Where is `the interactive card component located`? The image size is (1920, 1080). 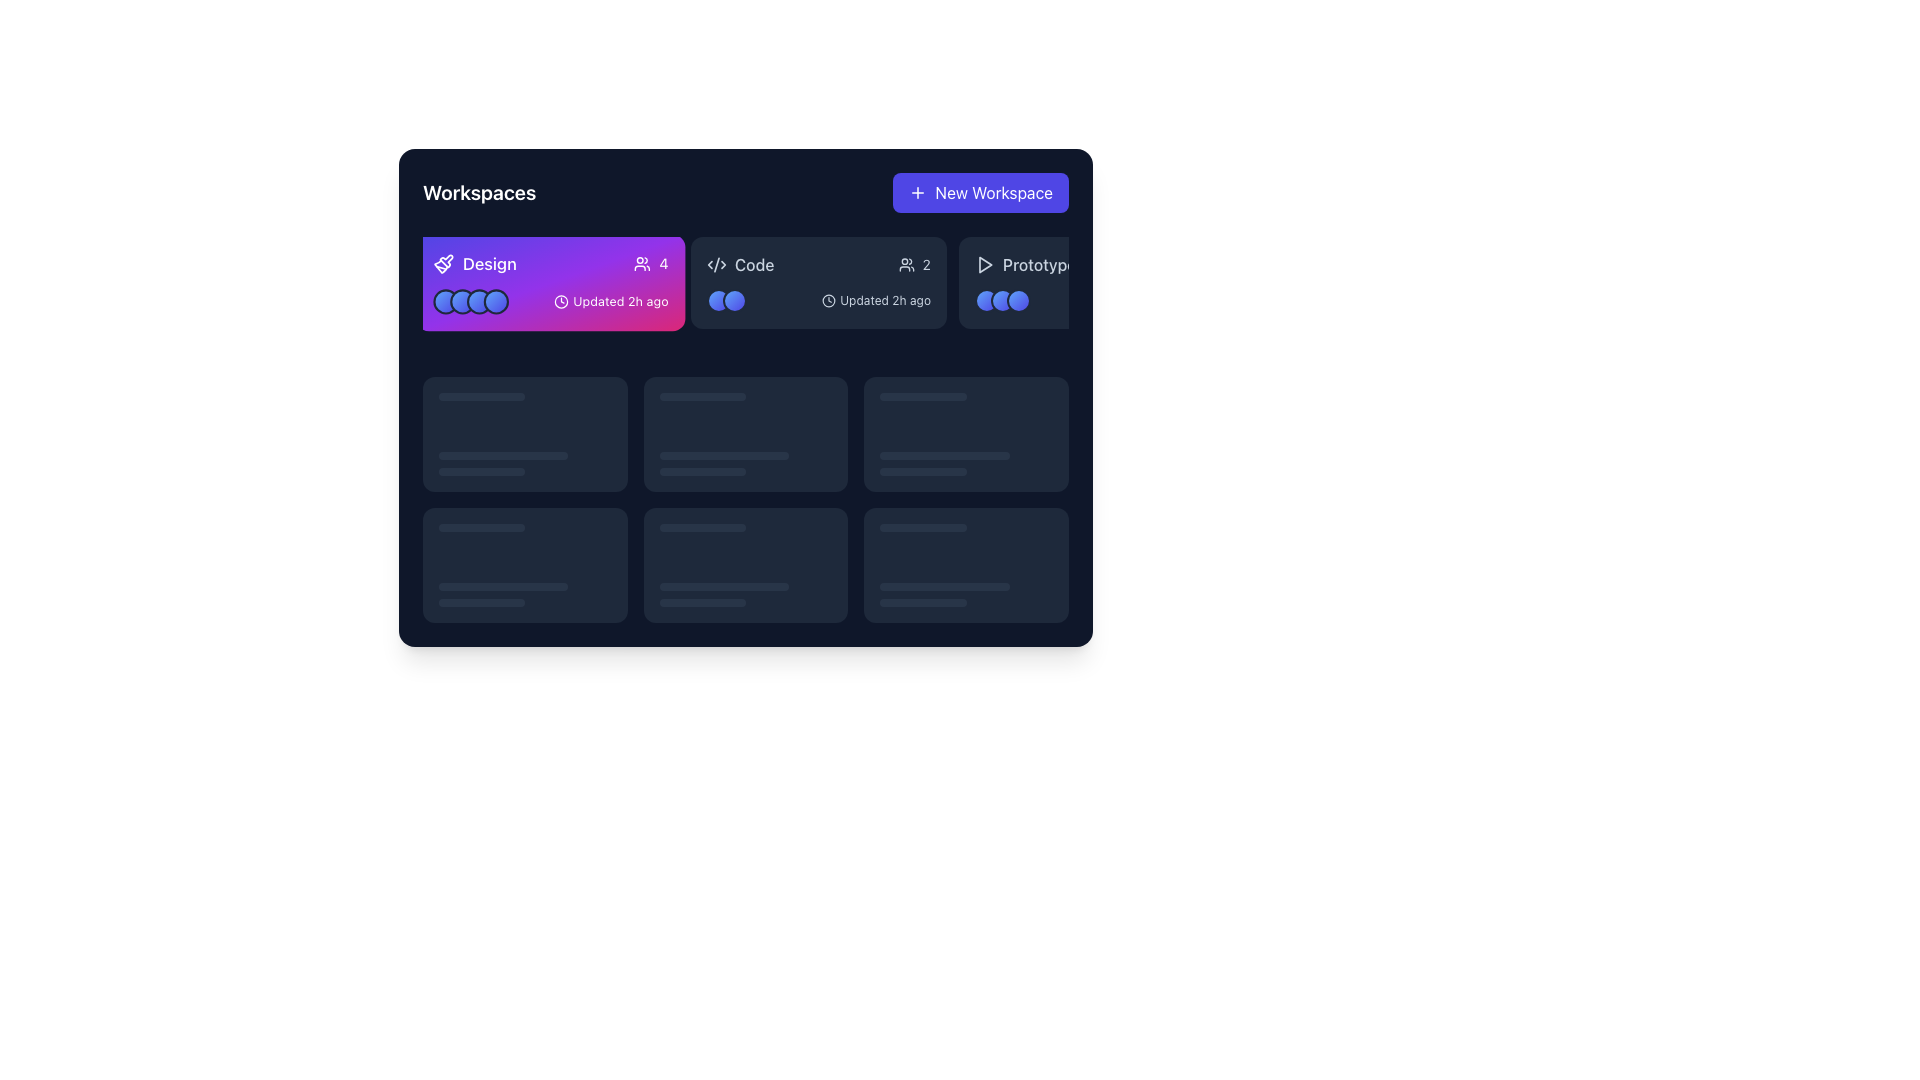 the interactive card component located is located at coordinates (525, 565).